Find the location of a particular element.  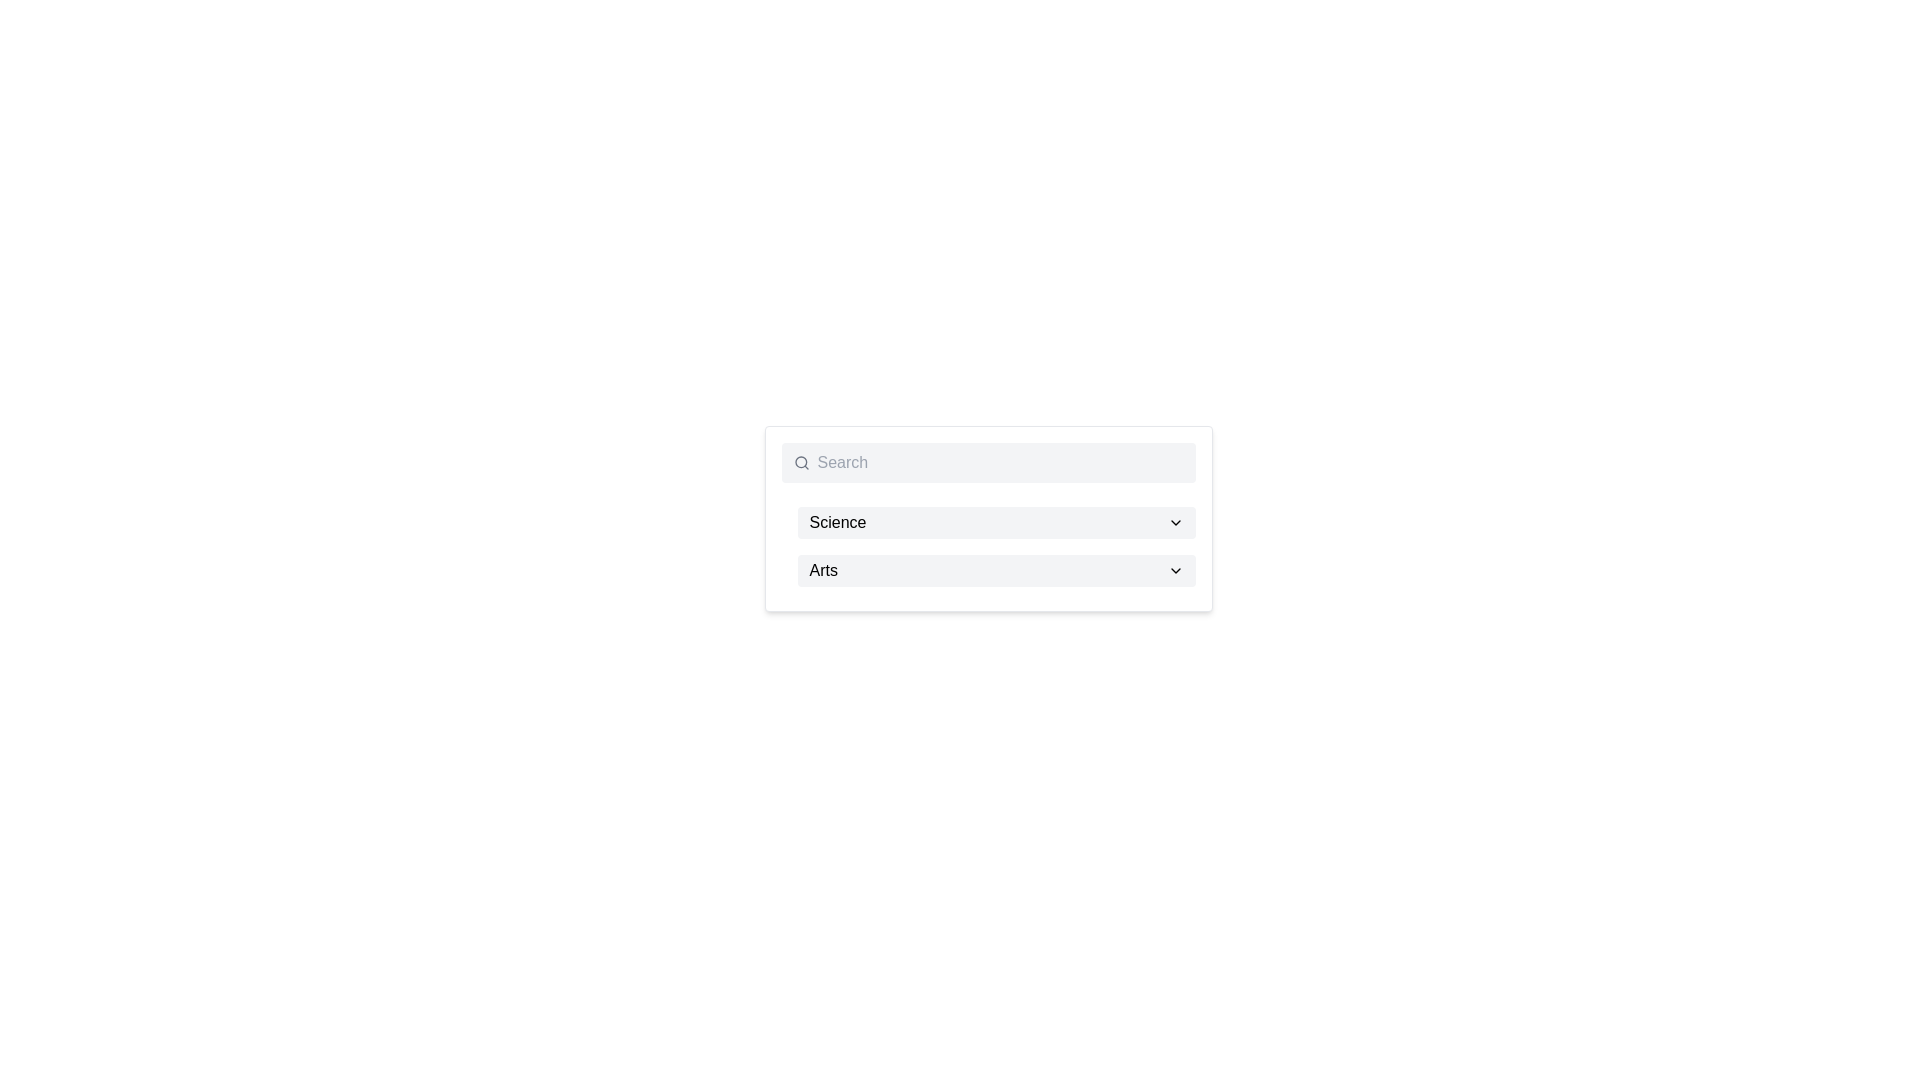

the icon that signifies the presence of a dropdown menu associated with the text 'Science' is located at coordinates (1175, 522).